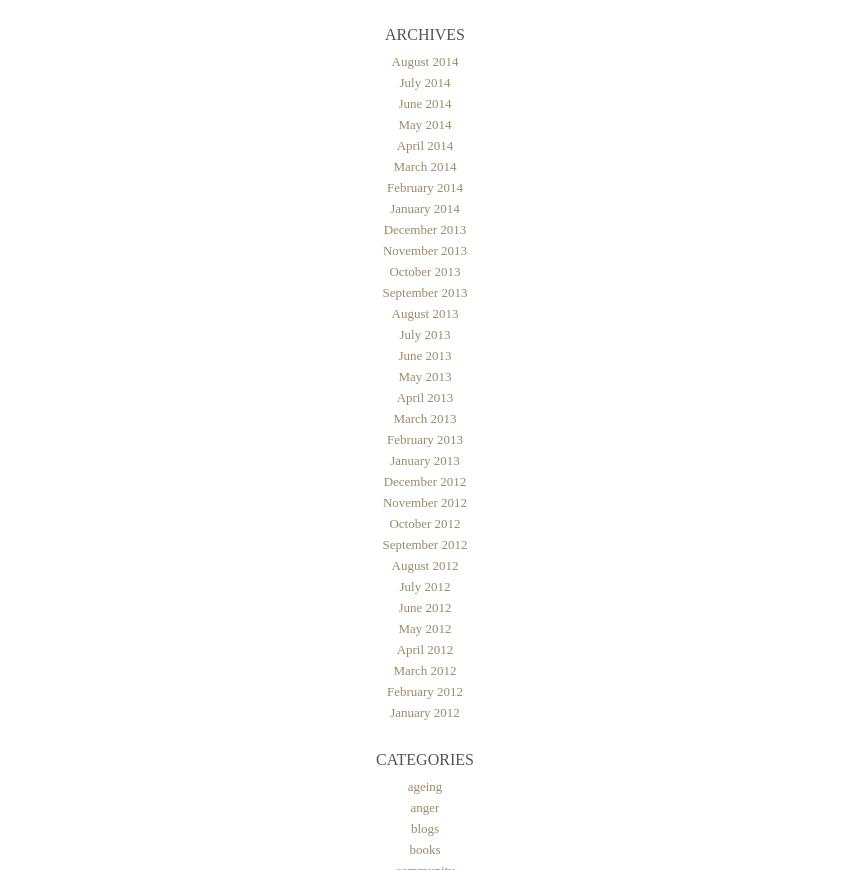 The image size is (850, 870). Describe the element at coordinates (424, 438) in the screenshot. I see `'February 2013'` at that location.